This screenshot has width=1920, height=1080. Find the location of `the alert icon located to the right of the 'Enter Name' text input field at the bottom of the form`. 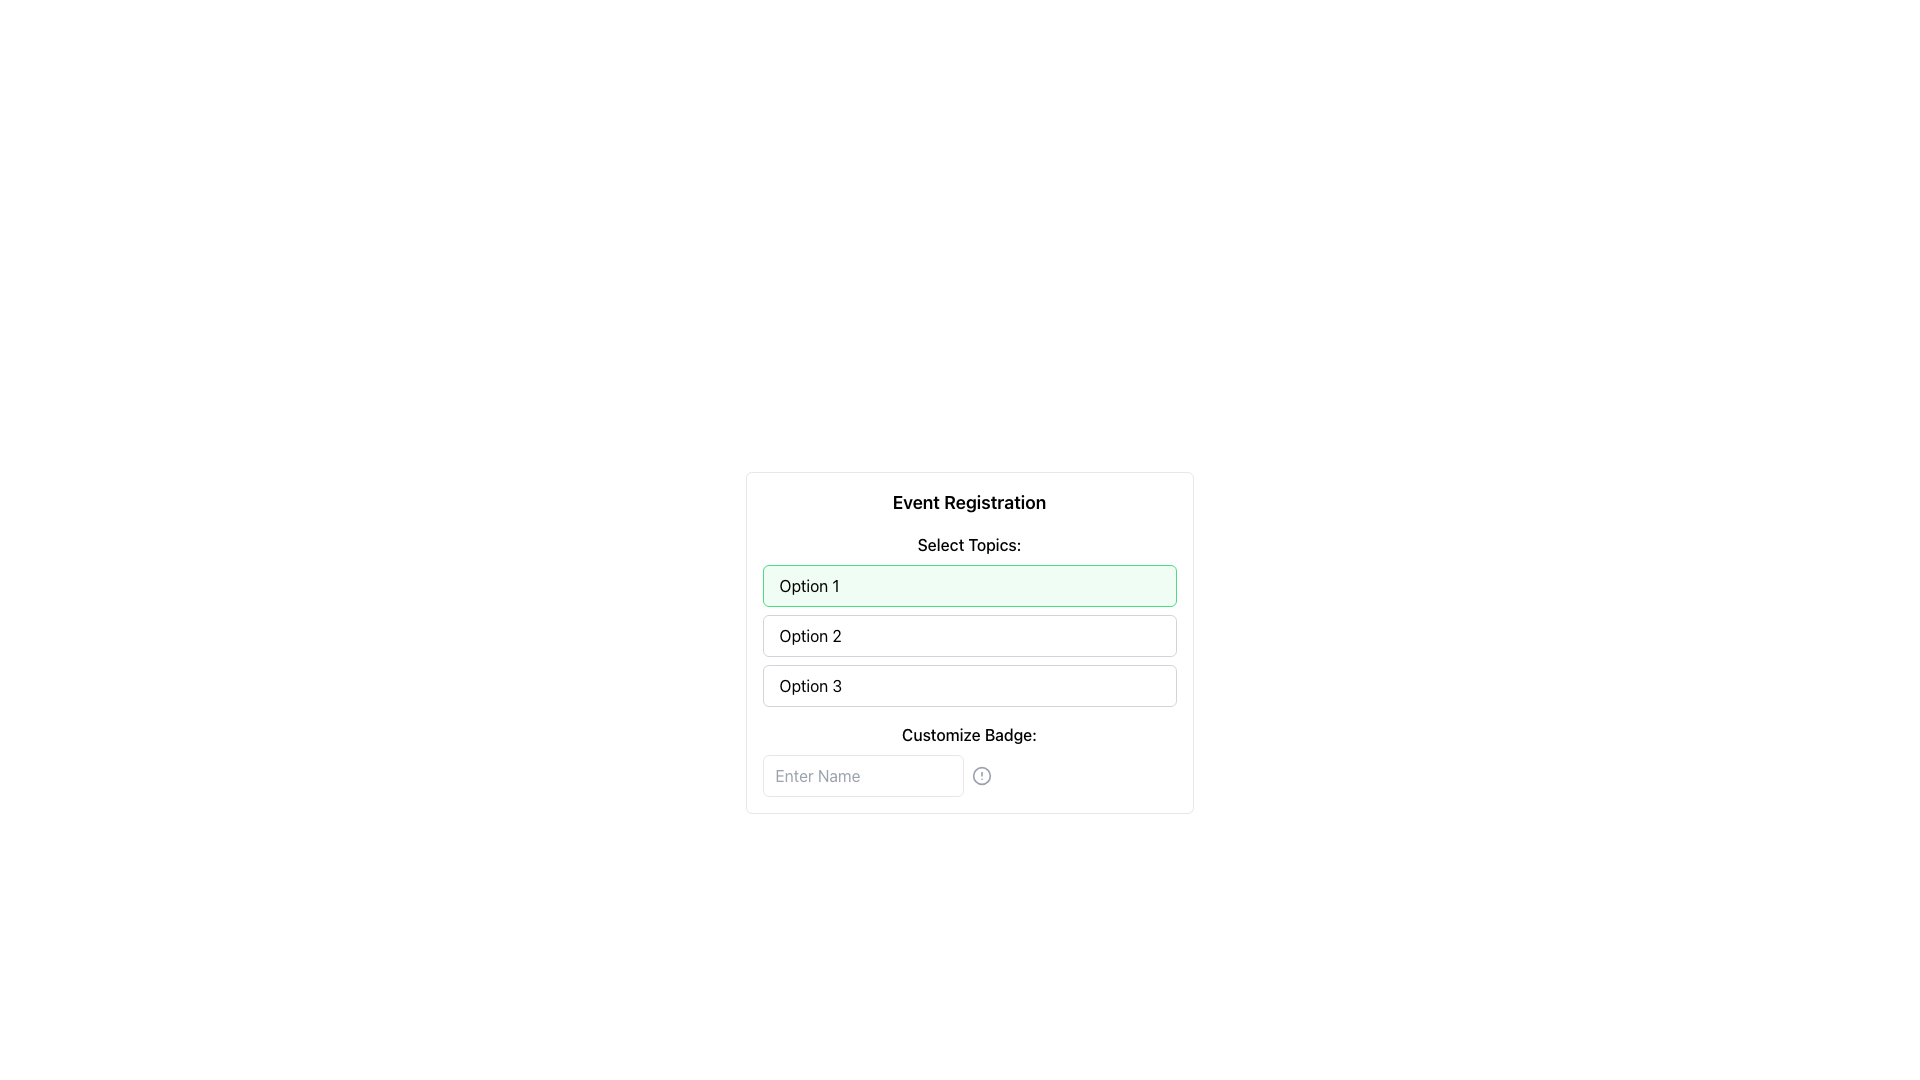

the alert icon located to the right of the 'Enter Name' text input field at the bottom of the form is located at coordinates (981, 774).